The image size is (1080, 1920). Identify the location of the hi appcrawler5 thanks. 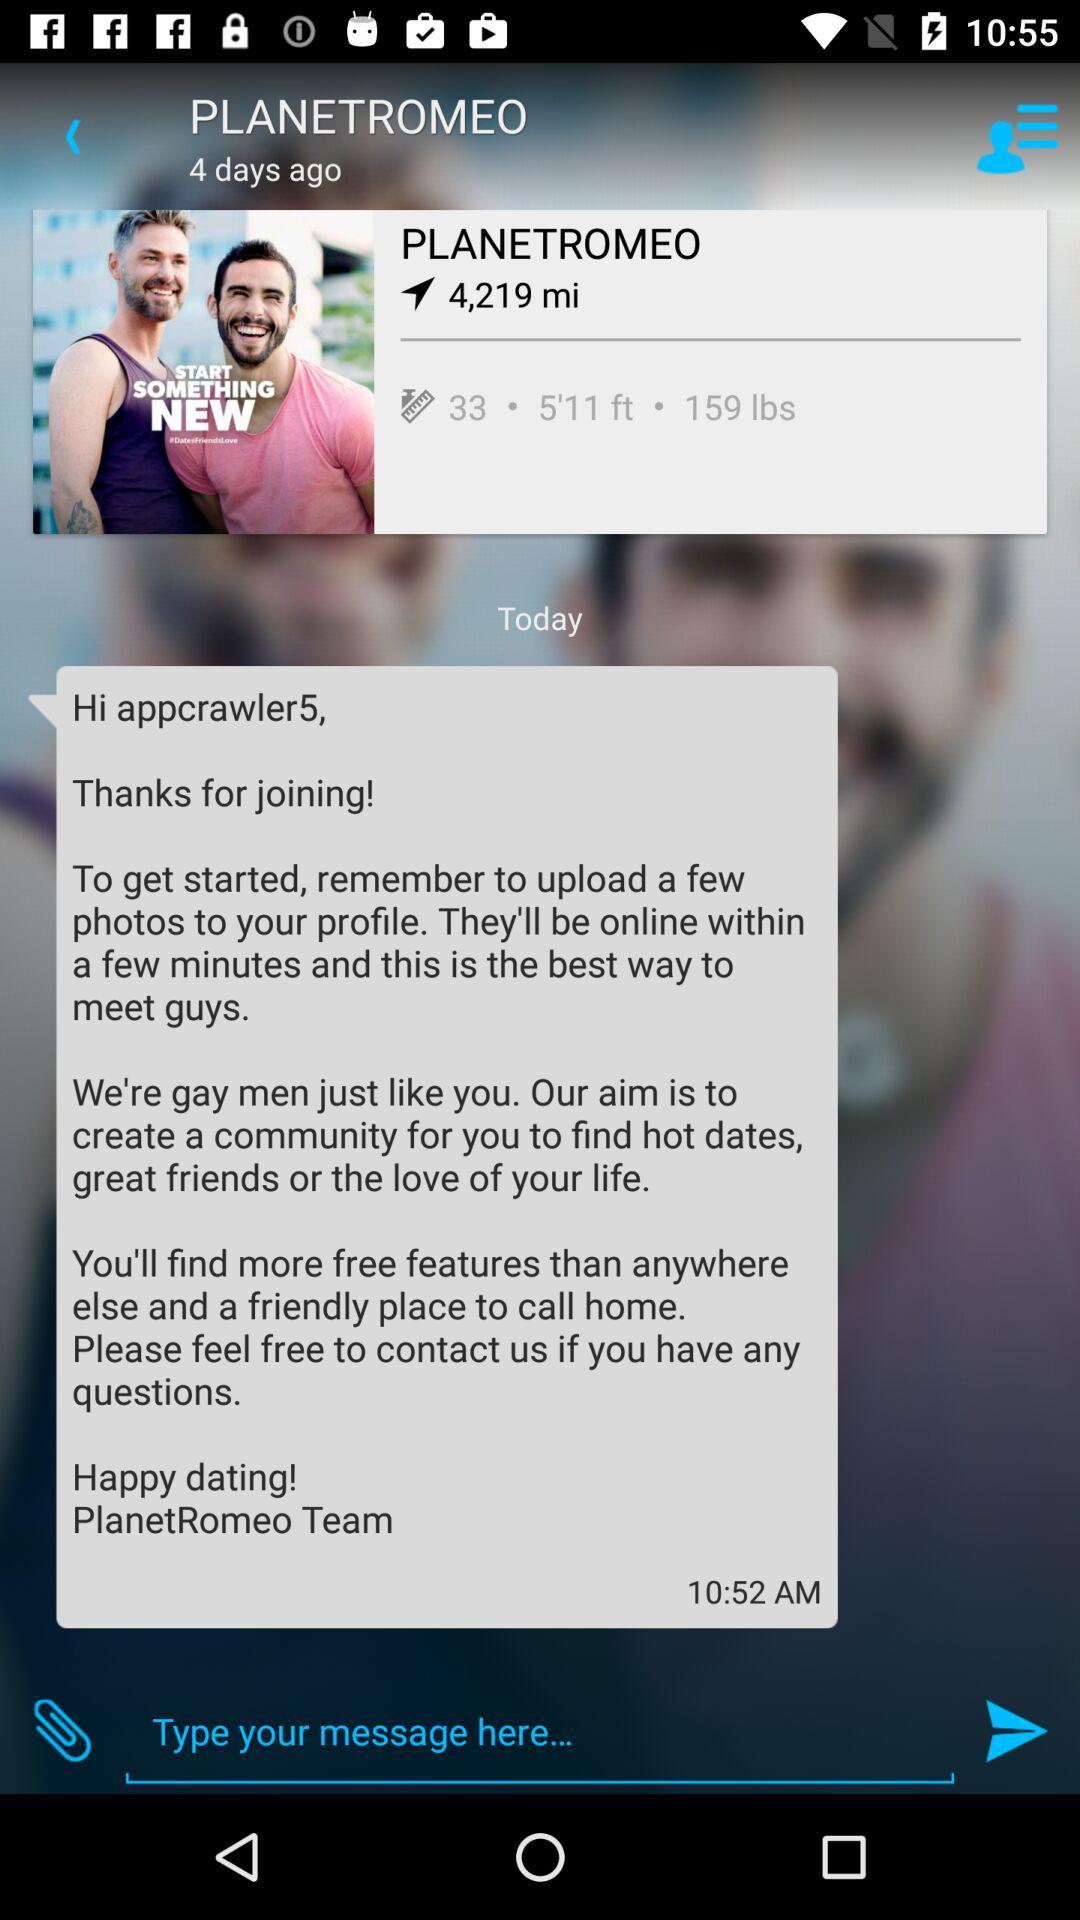
(446, 1111).